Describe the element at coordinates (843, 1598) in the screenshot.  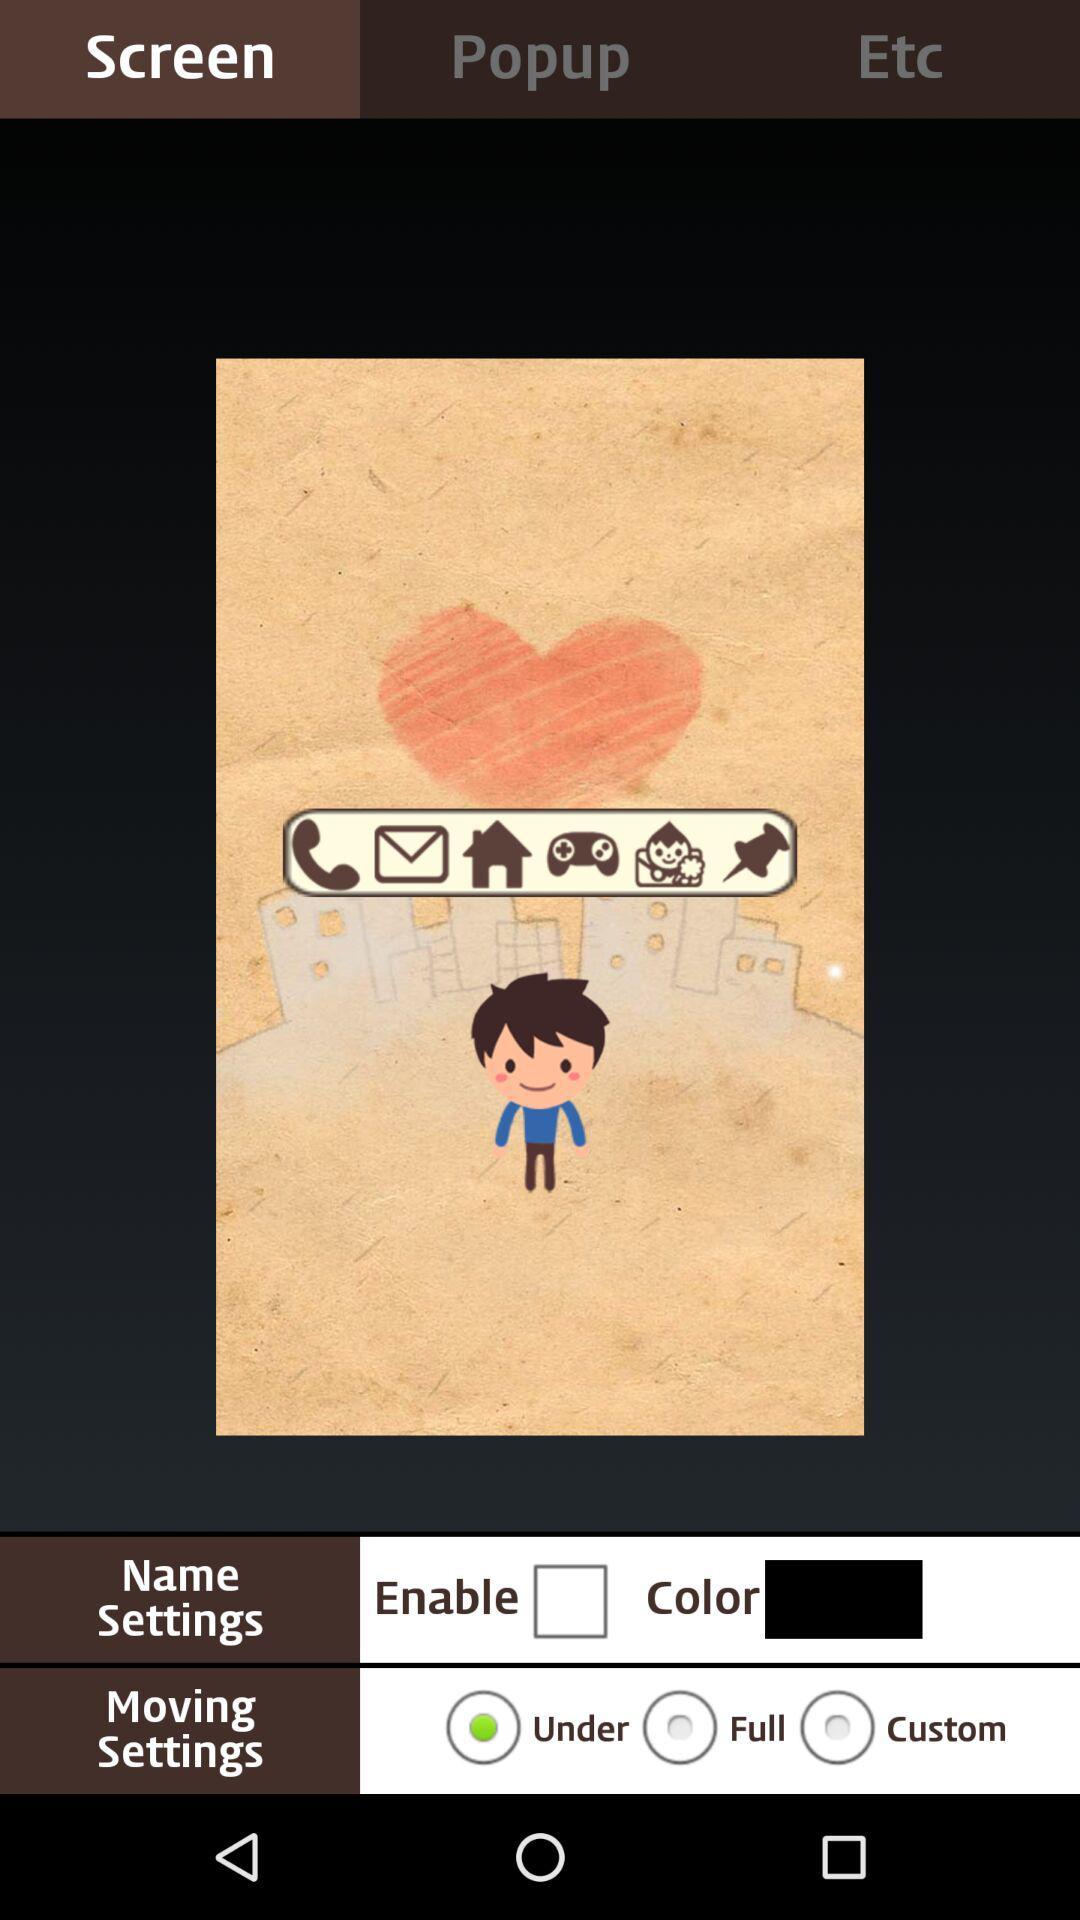
I see `adjust color` at that location.